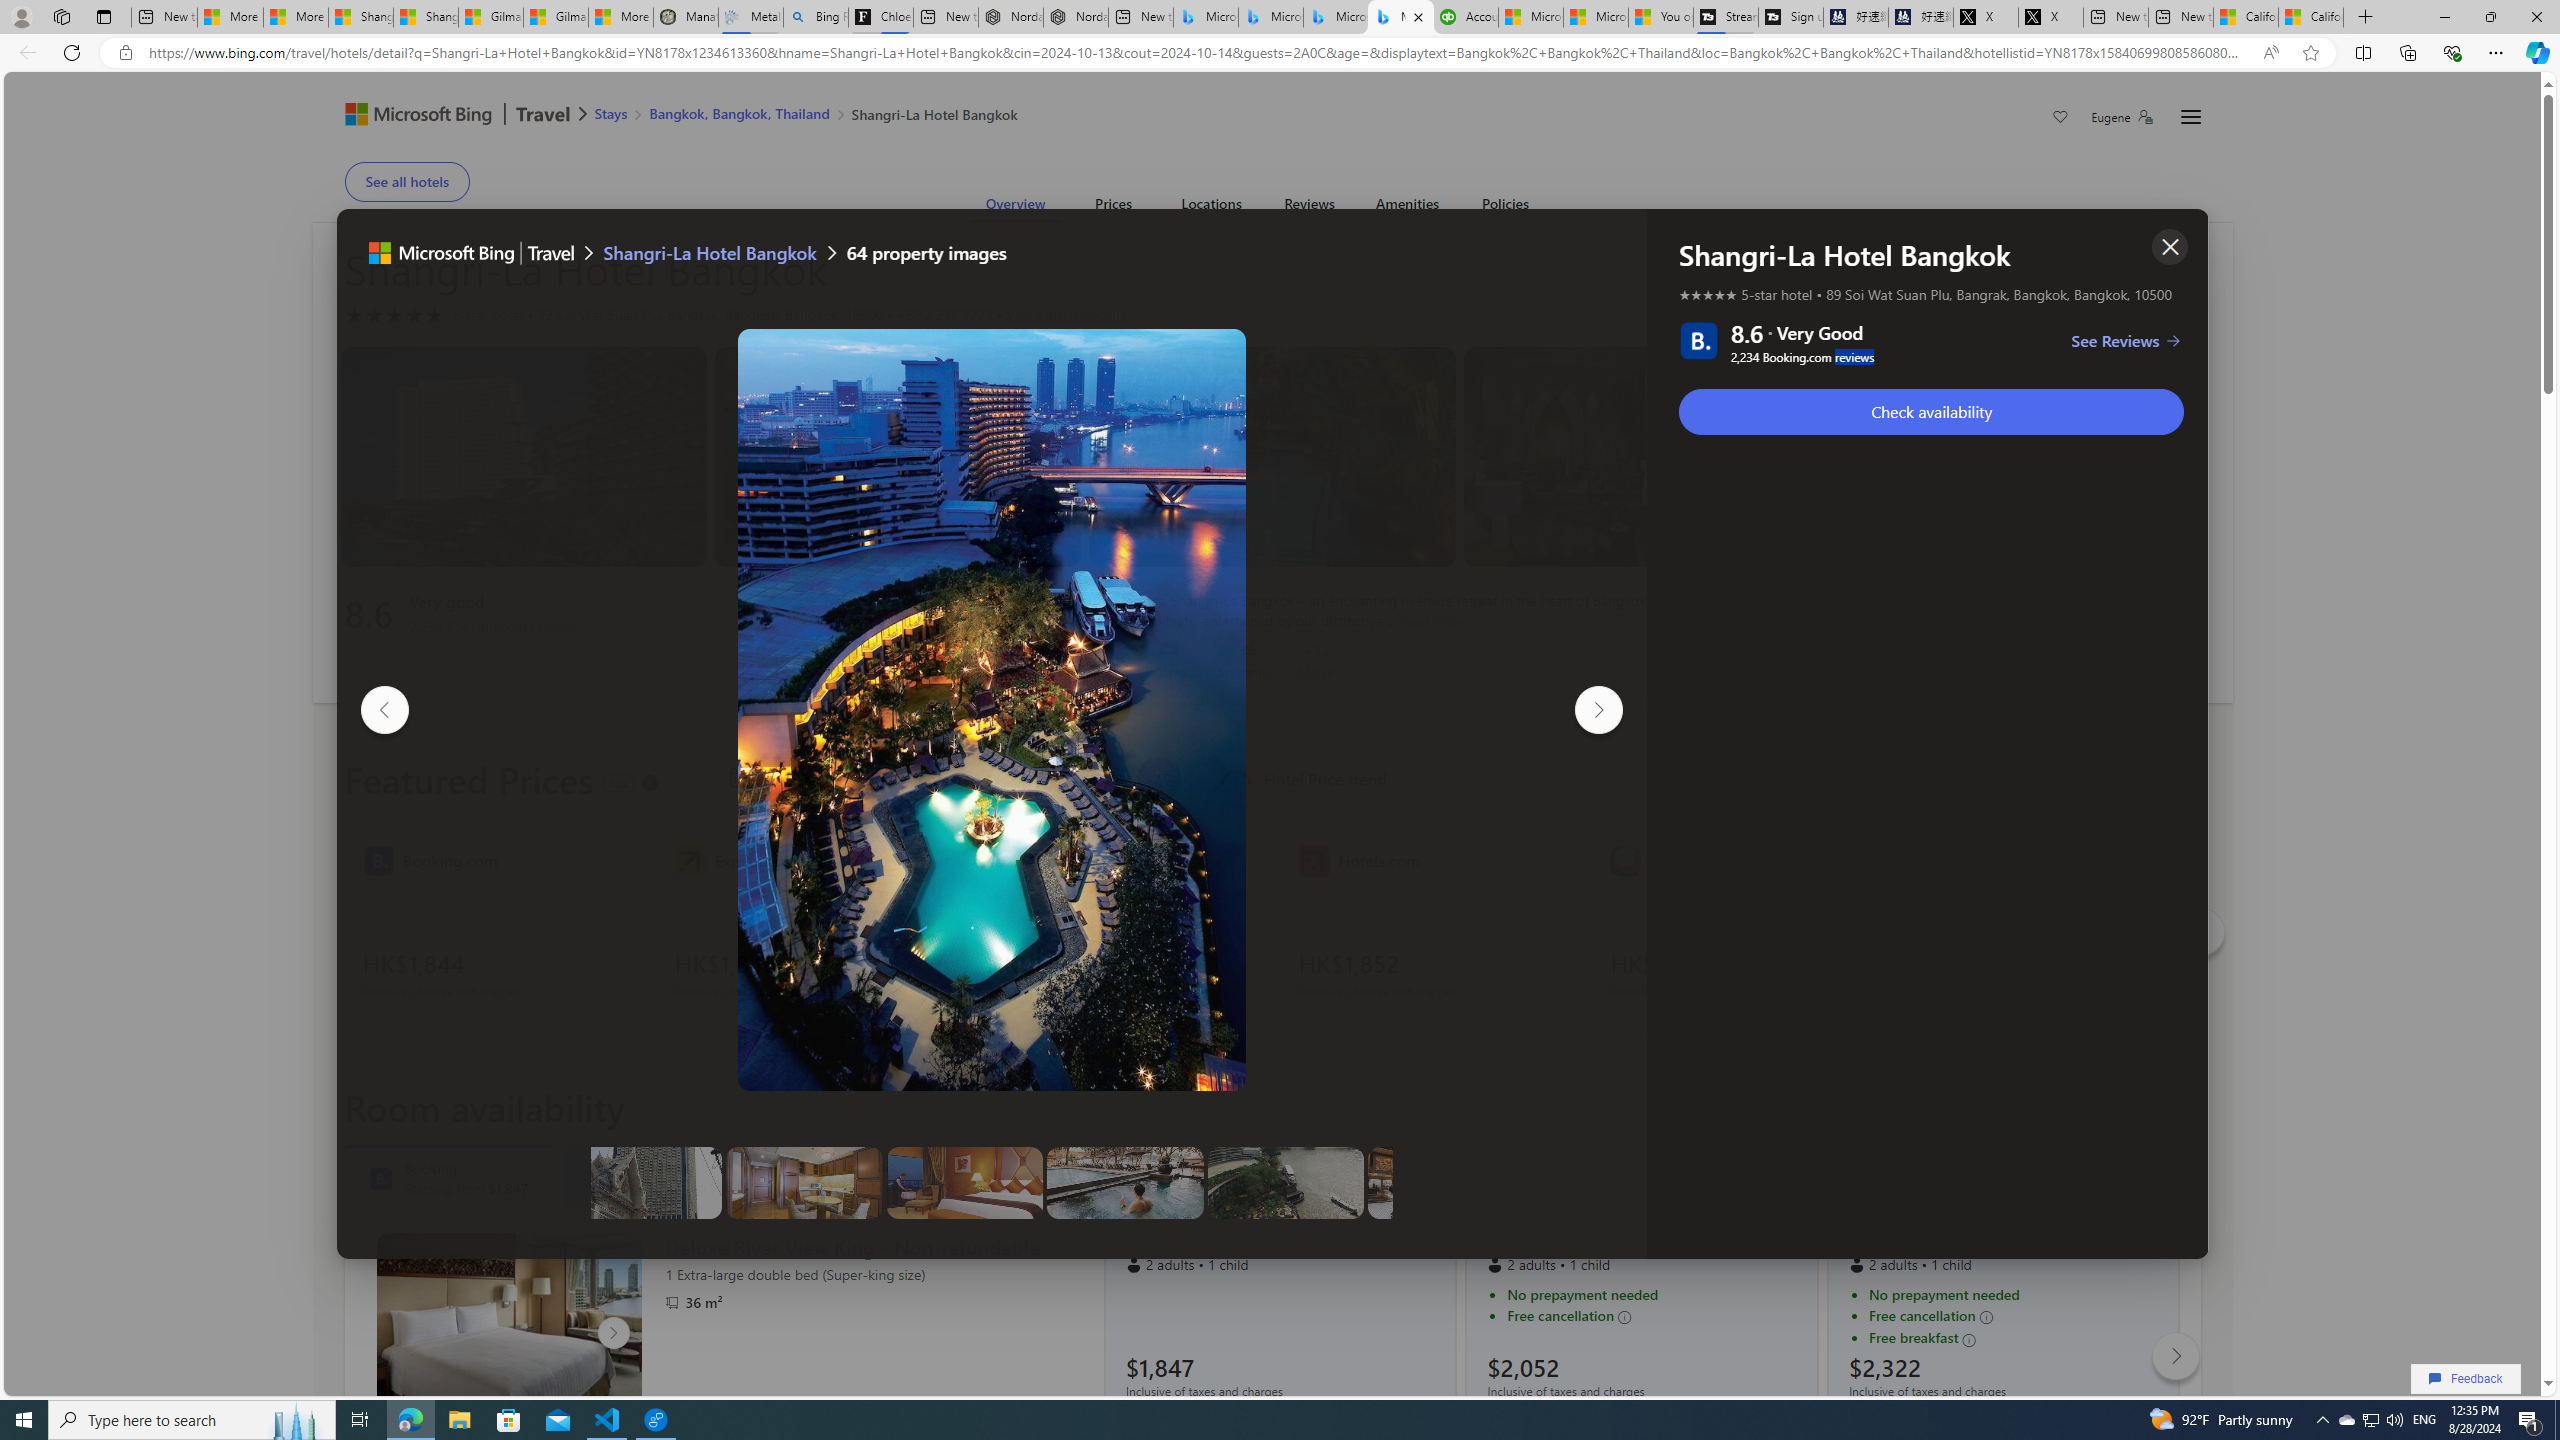 The height and width of the screenshot is (1440, 2560). Describe the element at coordinates (880, 16) in the screenshot. I see `'Chloe Sorvino'` at that location.